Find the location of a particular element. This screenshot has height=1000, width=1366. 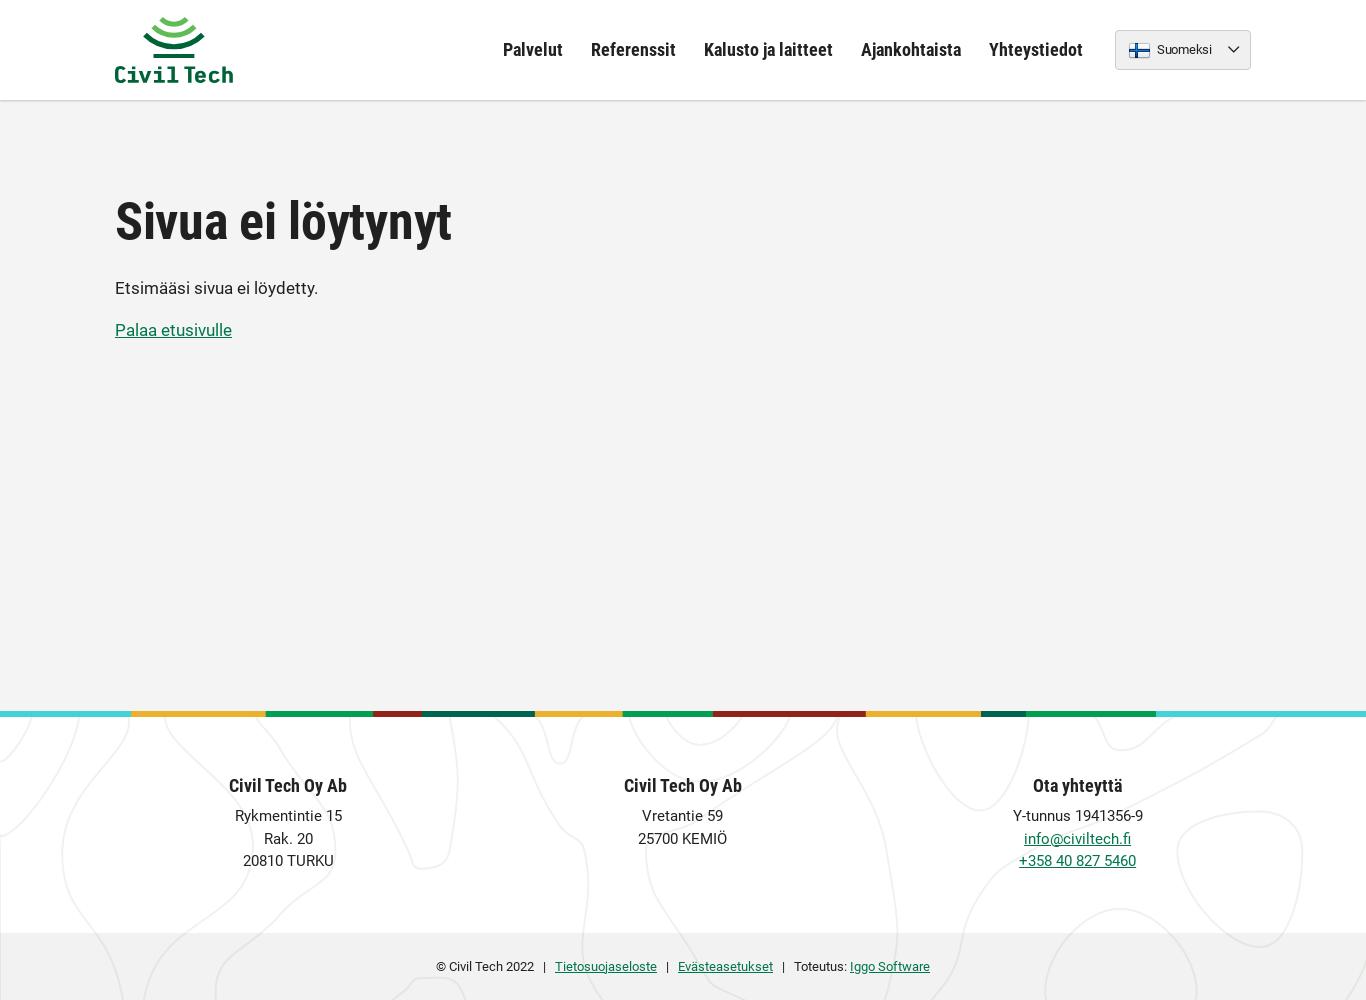

'Ota yhteyttä' is located at coordinates (1076, 785).